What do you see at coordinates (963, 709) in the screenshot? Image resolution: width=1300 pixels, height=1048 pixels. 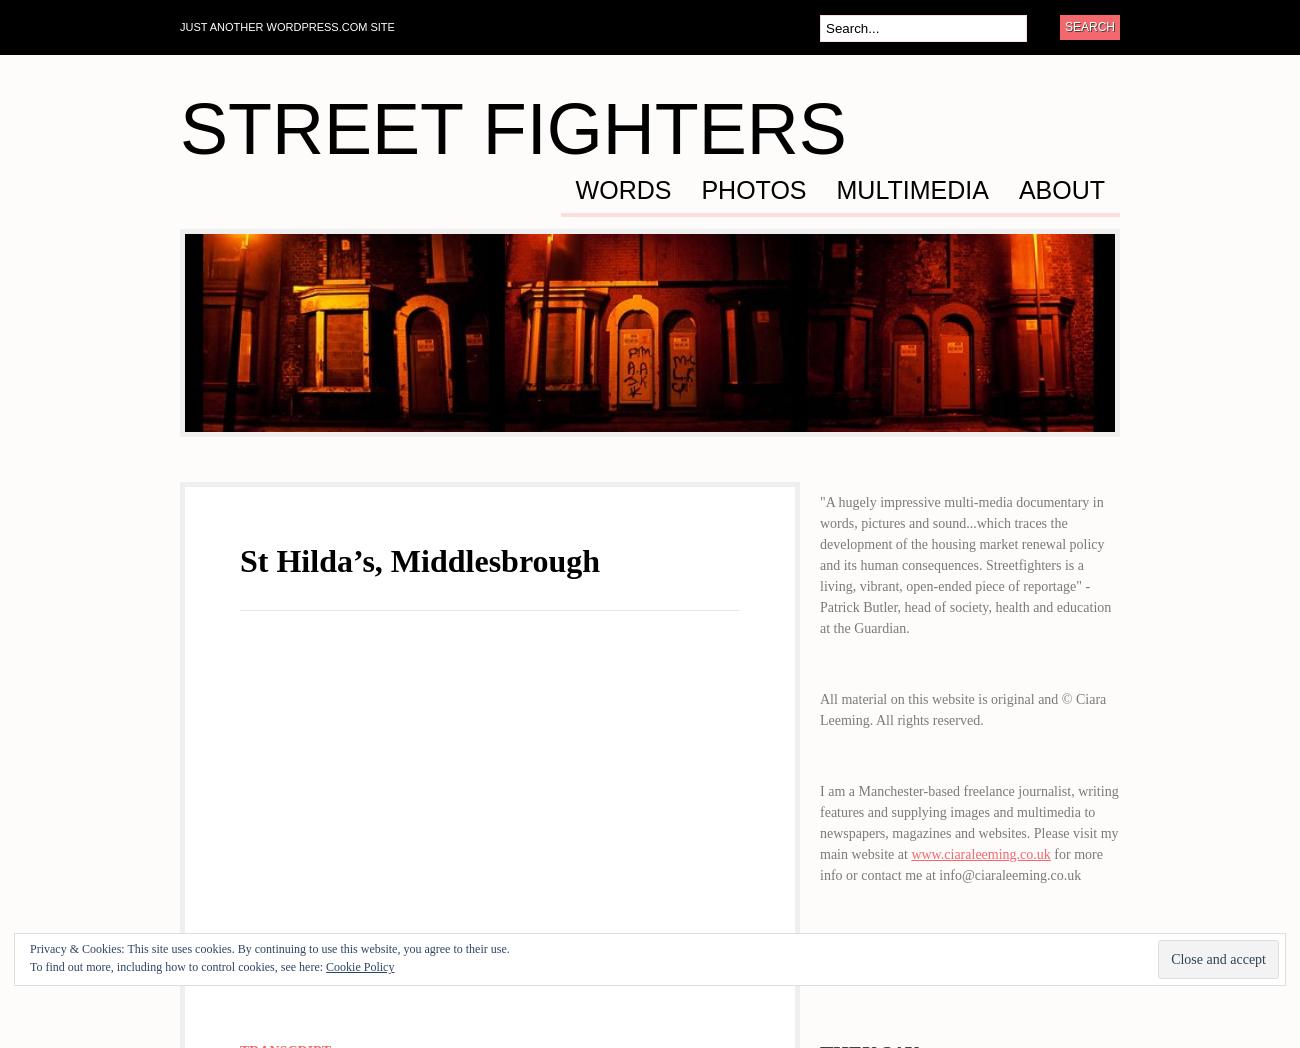 I see `'All material on this website is original and © Ciara Leeming. All rights reserved.'` at bounding box center [963, 709].